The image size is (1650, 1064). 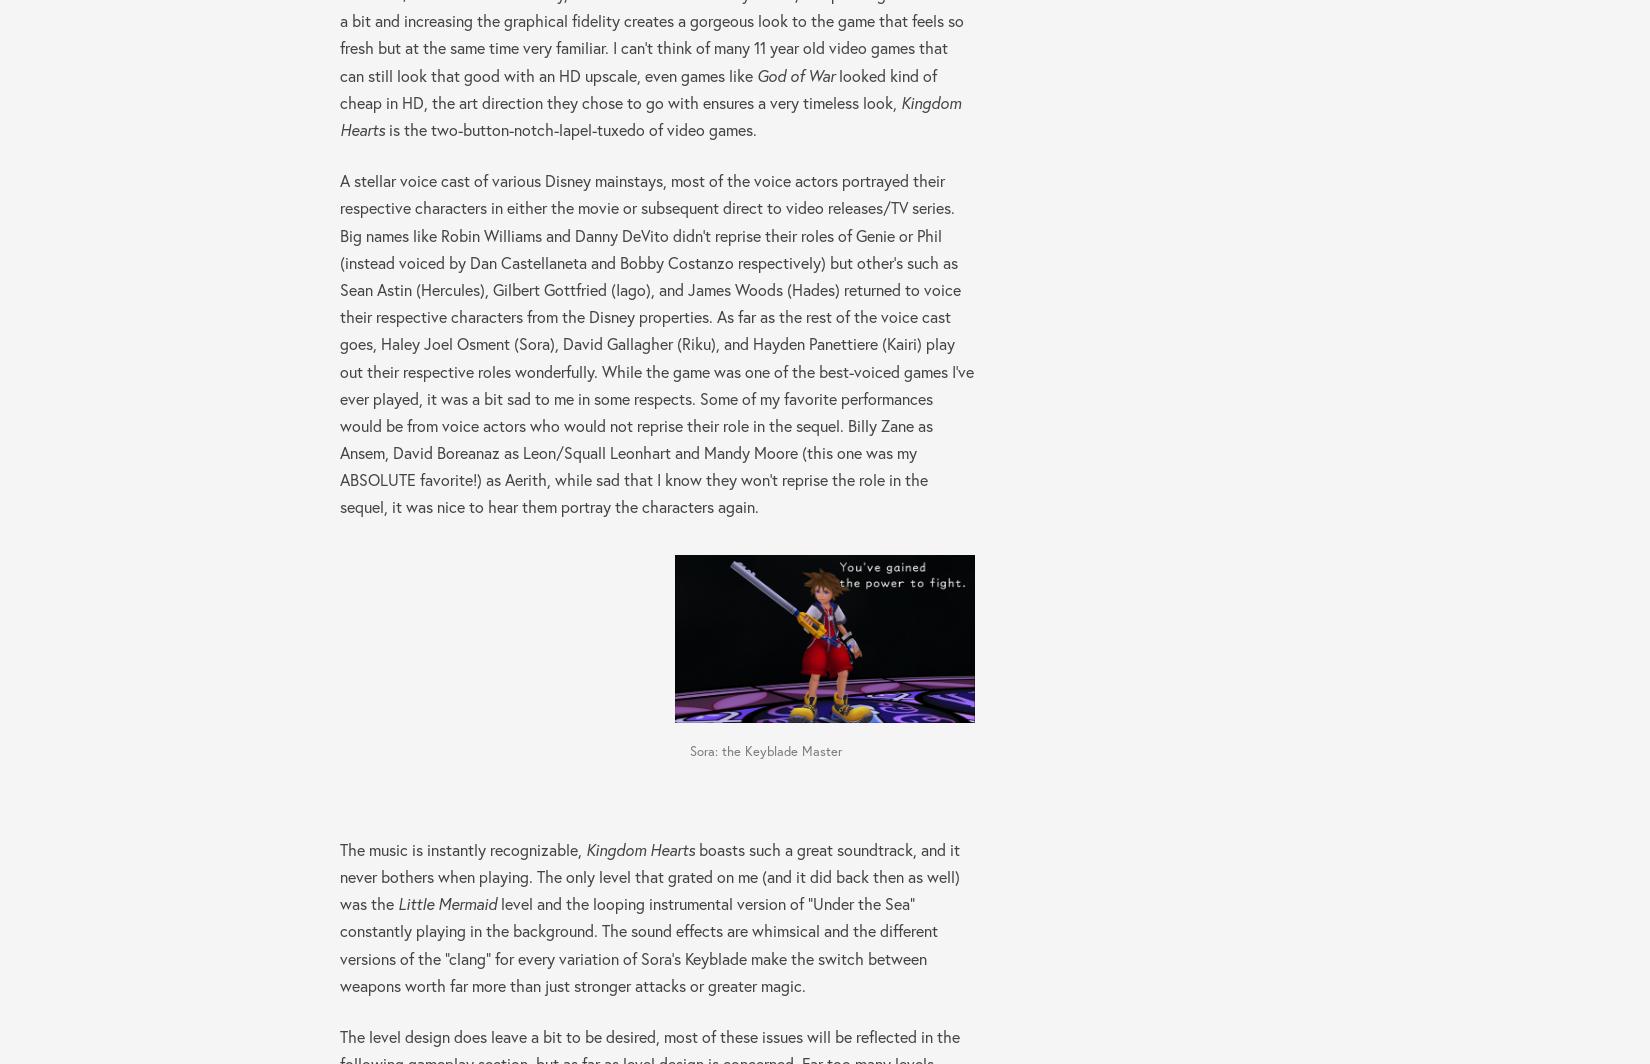 What do you see at coordinates (570, 129) in the screenshot?
I see `'is the two-button-notch-lapel-tuxedo of video games.'` at bounding box center [570, 129].